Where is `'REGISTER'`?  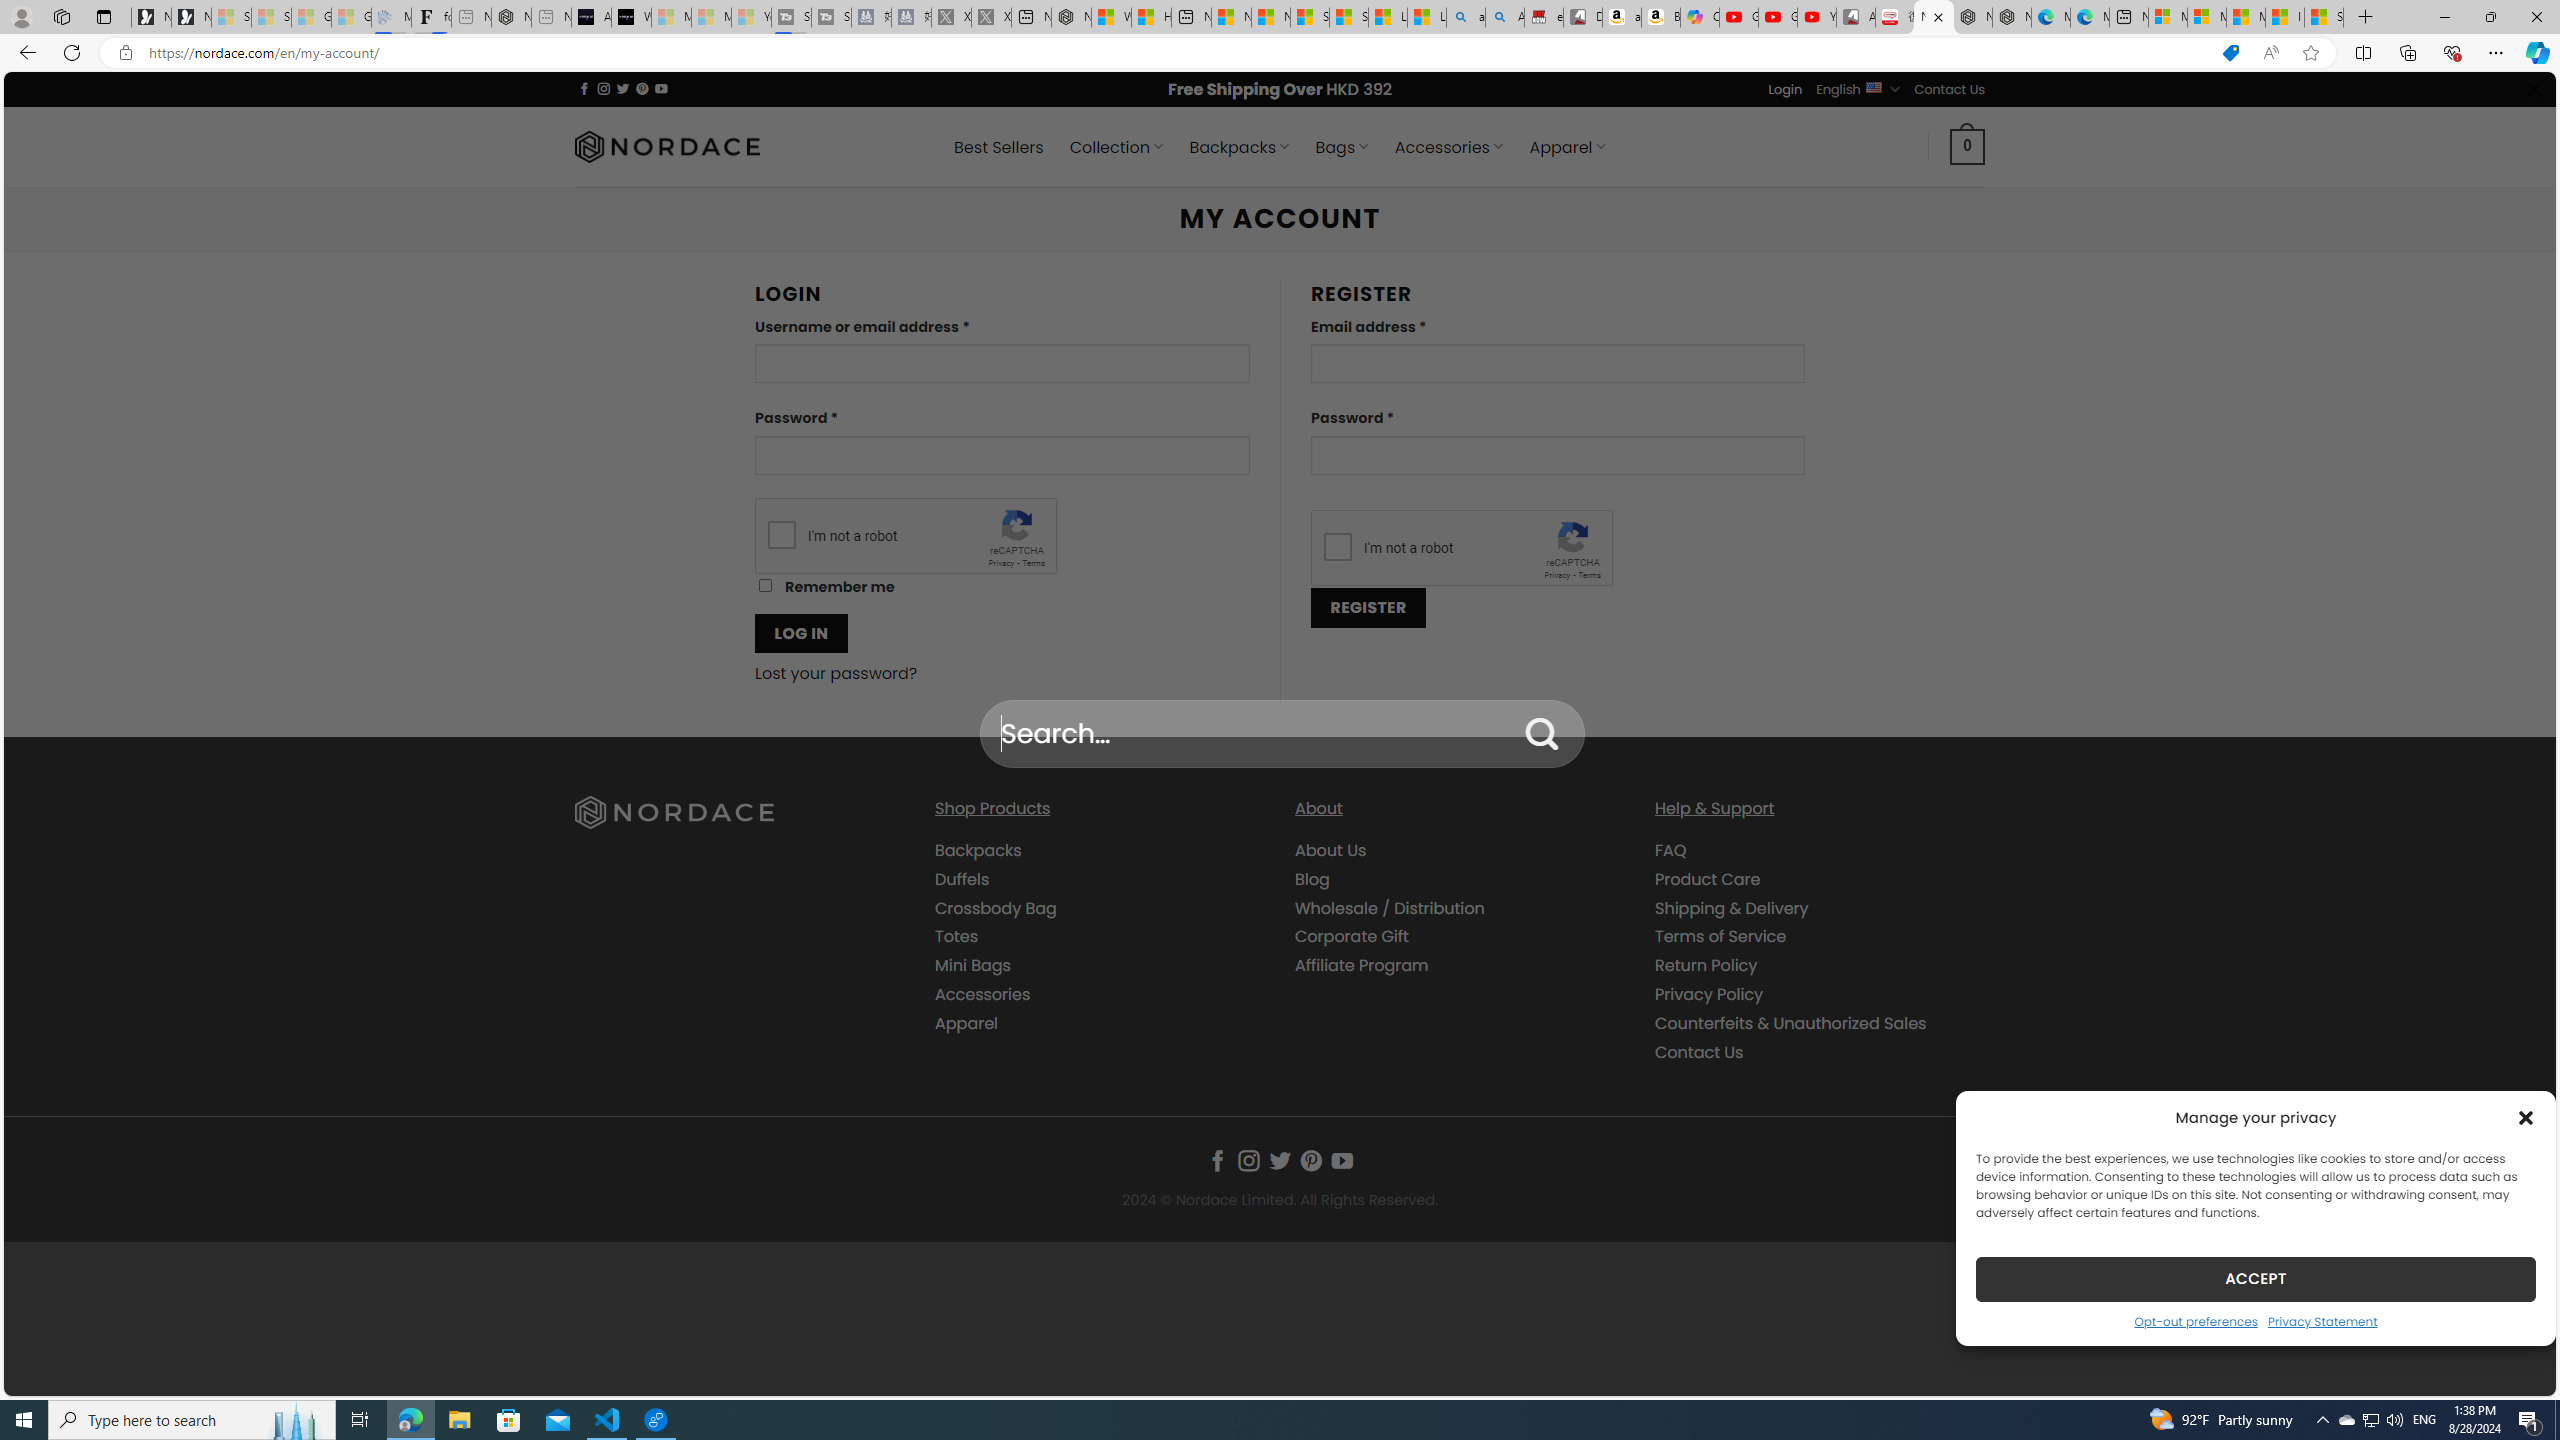
'REGISTER' is located at coordinates (1367, 606).